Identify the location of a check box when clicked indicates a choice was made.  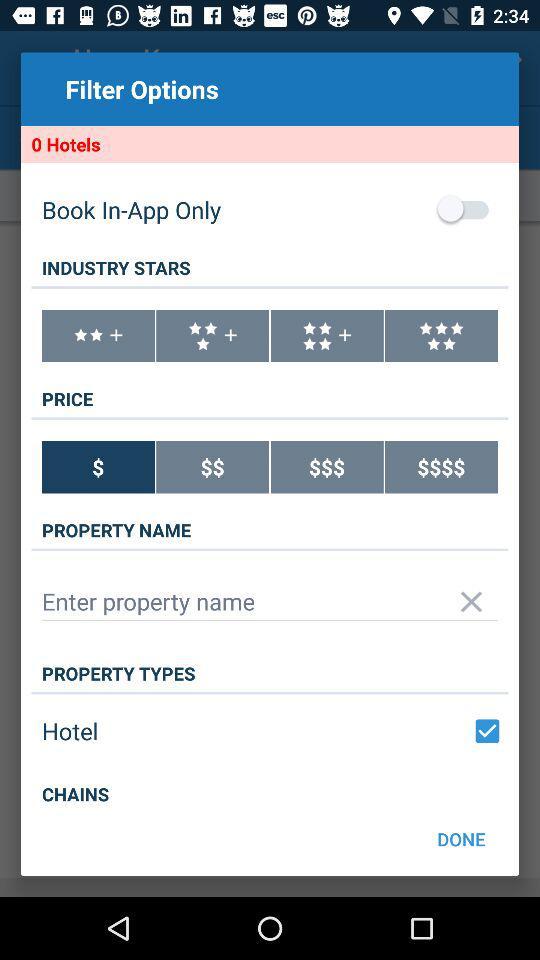
(486, 730).